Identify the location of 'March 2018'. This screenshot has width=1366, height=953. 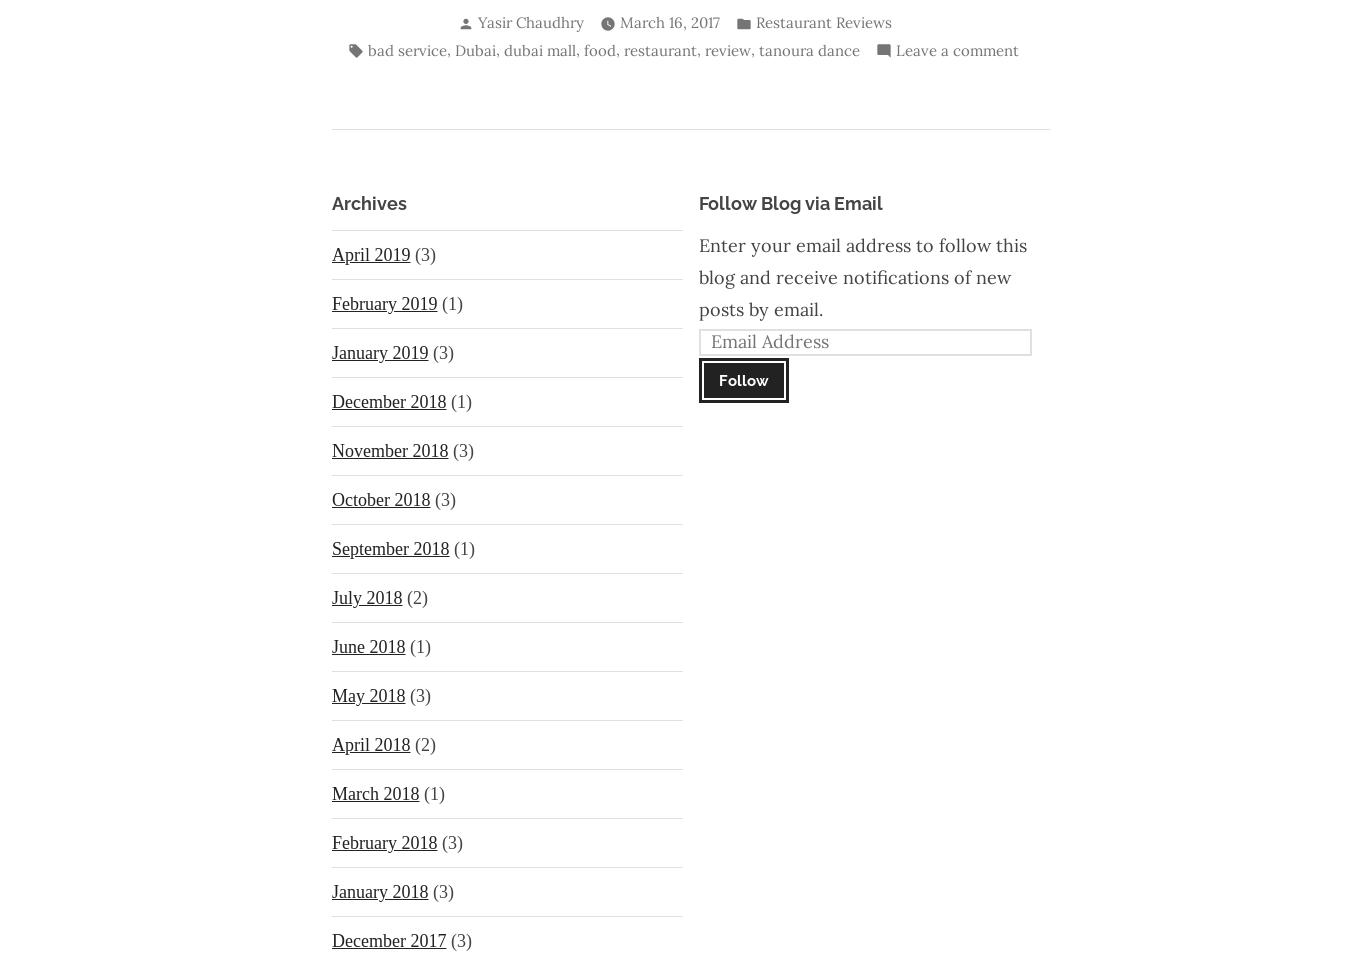
(374, 794).